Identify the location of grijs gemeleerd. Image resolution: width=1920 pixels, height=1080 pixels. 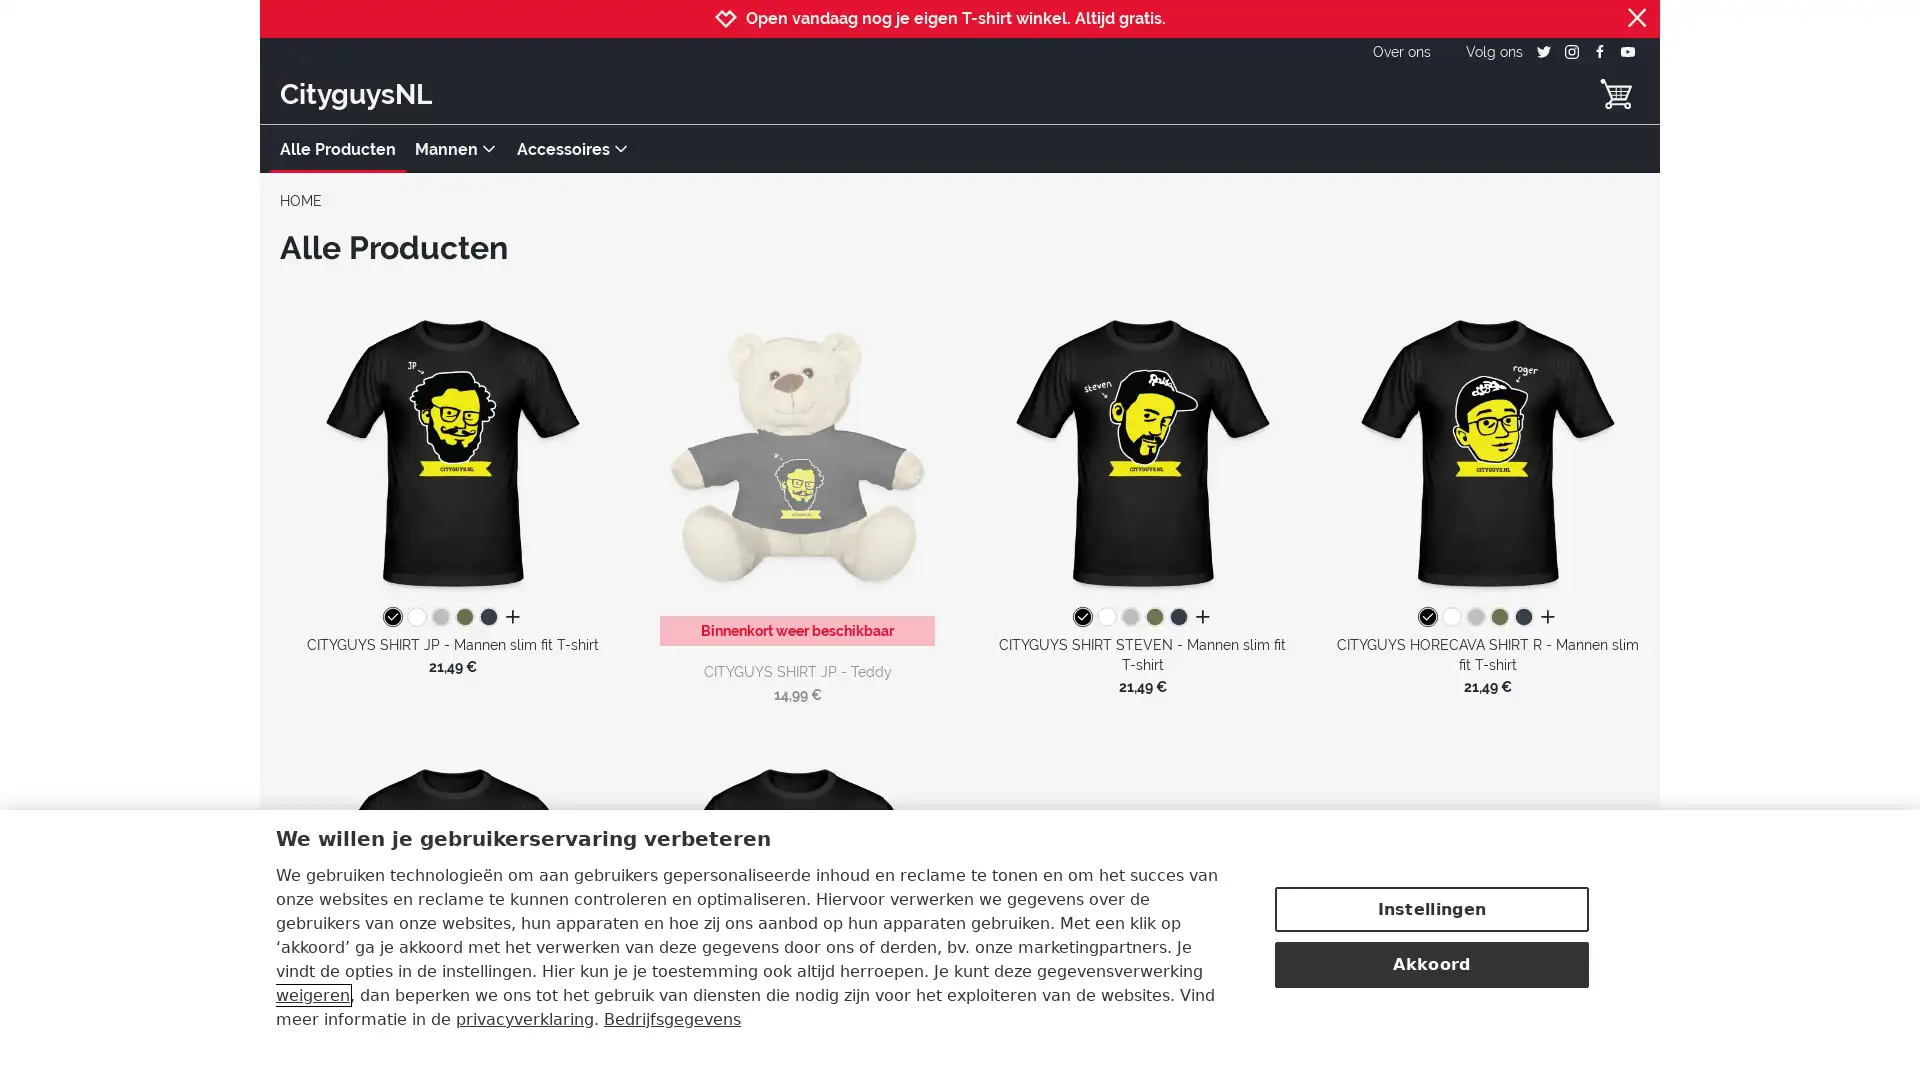
(1474, 617).